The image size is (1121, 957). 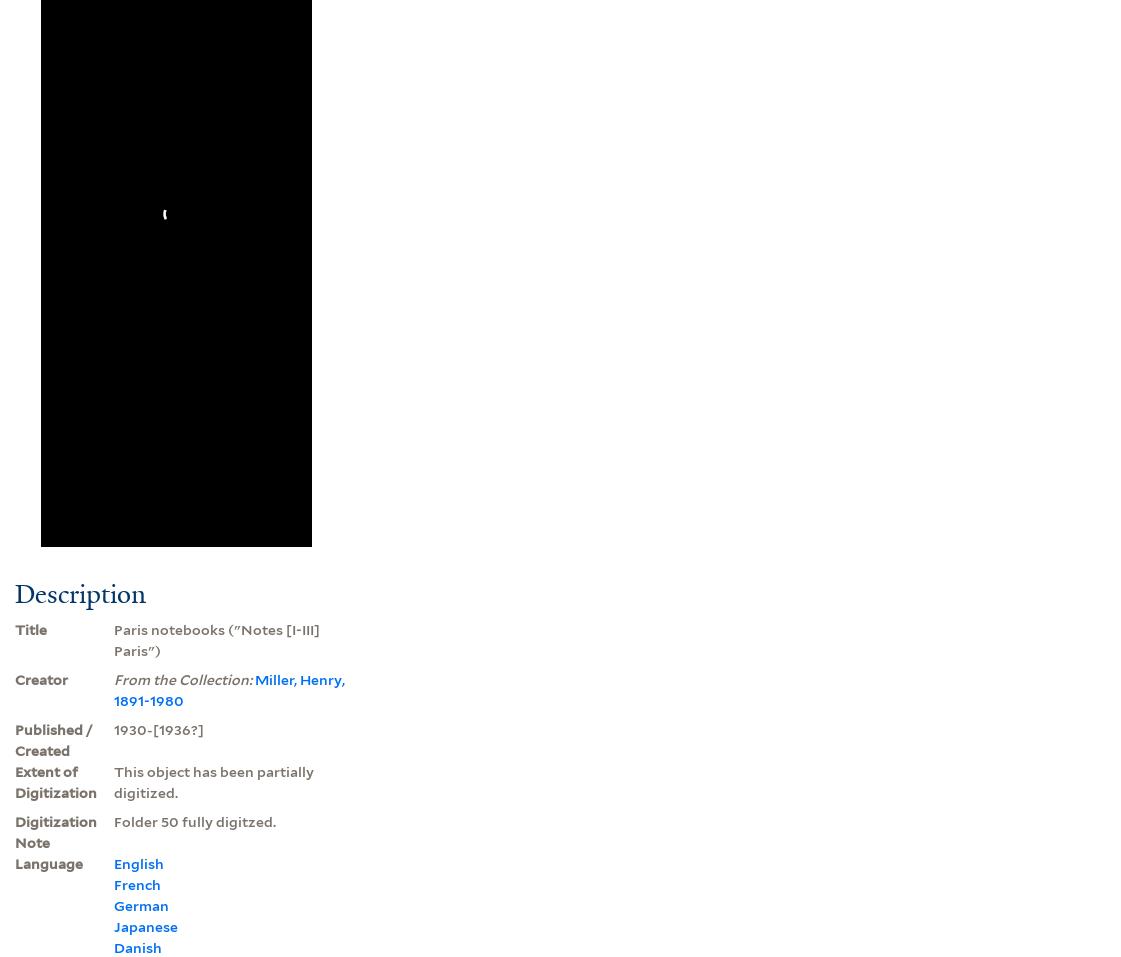 I want to click on 'Miller, Henry, 1891-1980', so click(x=228, y=689).